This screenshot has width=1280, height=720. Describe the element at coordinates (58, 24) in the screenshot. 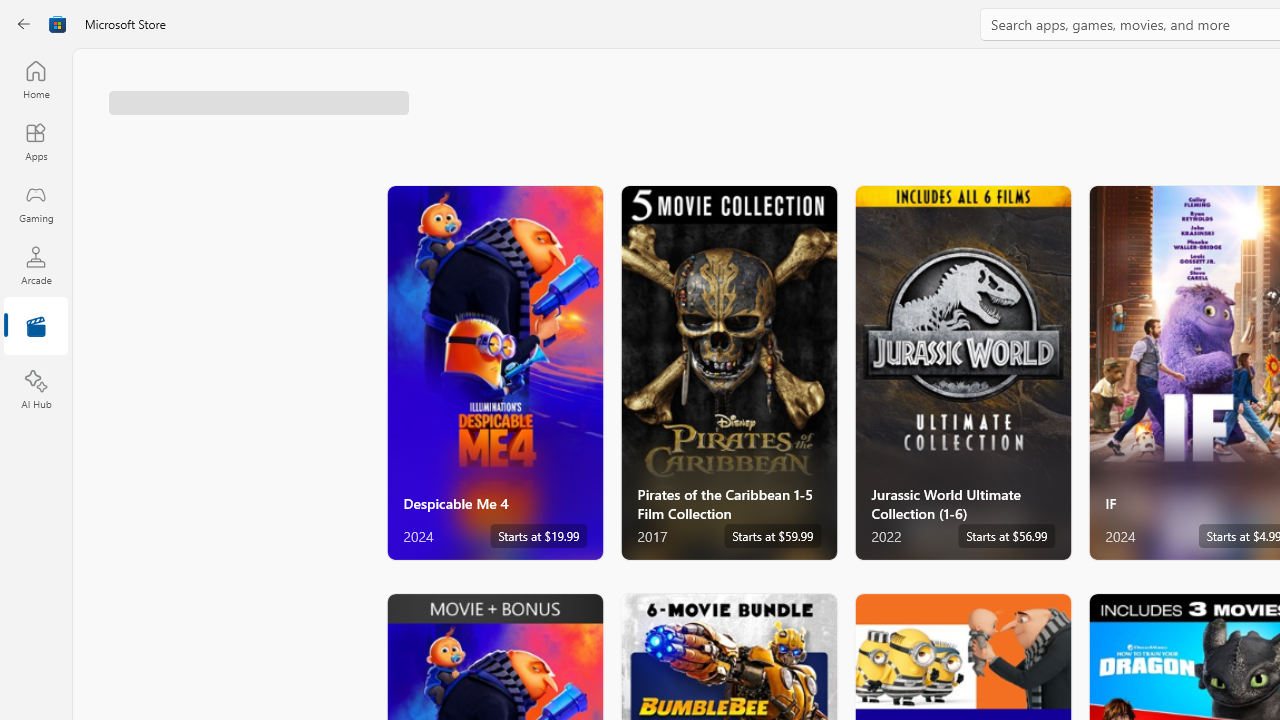

I see `'Class: Image'` at that location.